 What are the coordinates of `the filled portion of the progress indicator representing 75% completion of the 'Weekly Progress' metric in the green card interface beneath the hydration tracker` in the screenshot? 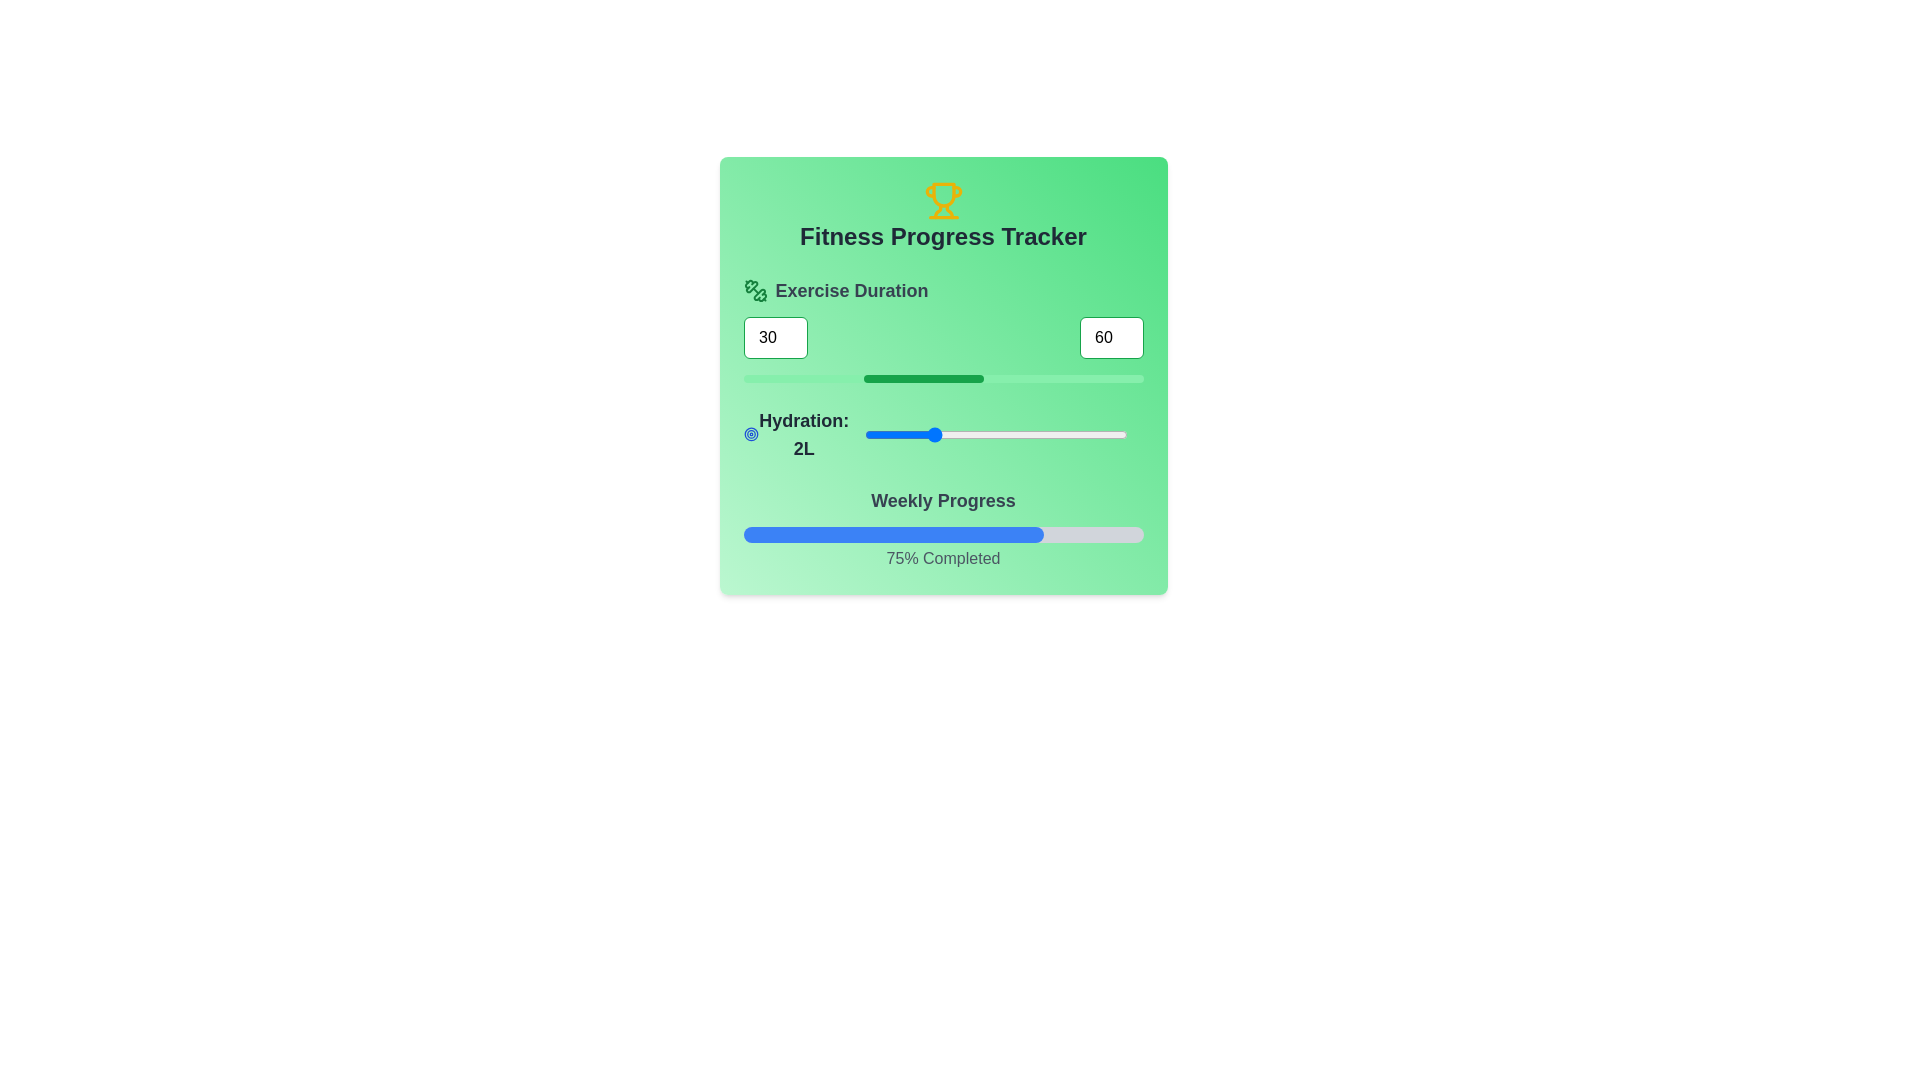 It's located at (892, 534).